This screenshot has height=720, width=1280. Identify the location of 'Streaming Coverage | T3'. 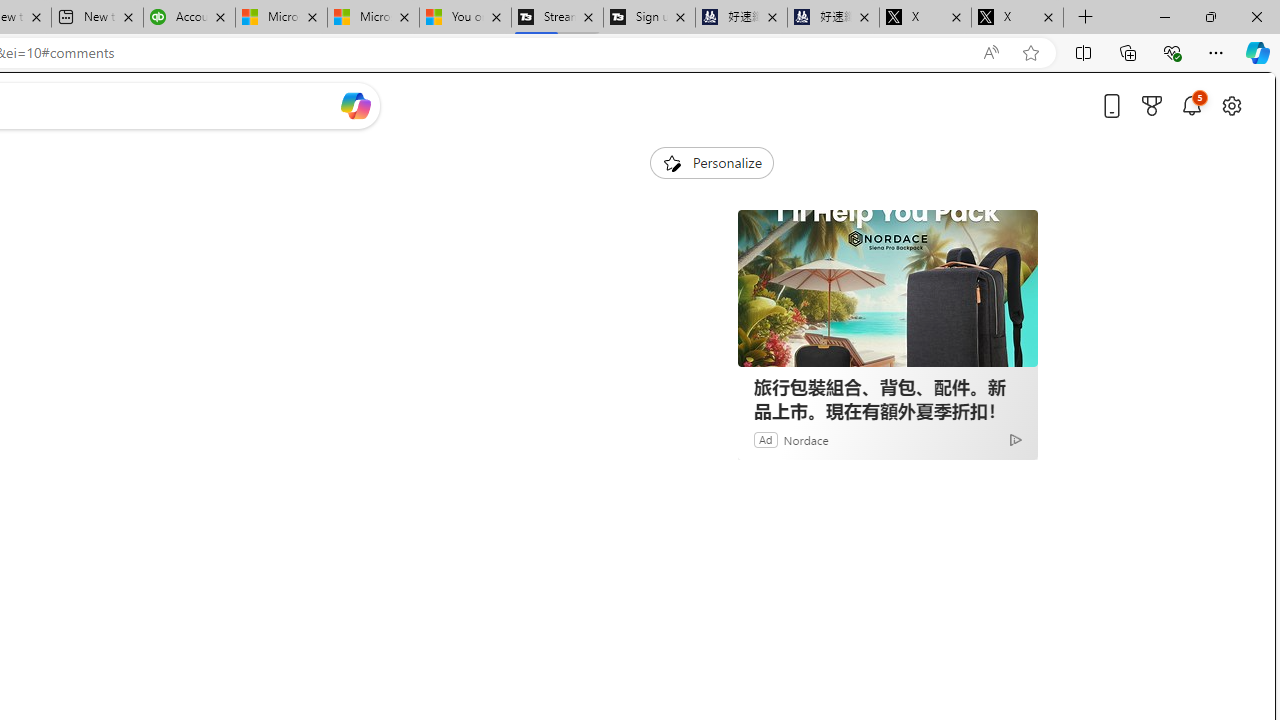
(557, 17).